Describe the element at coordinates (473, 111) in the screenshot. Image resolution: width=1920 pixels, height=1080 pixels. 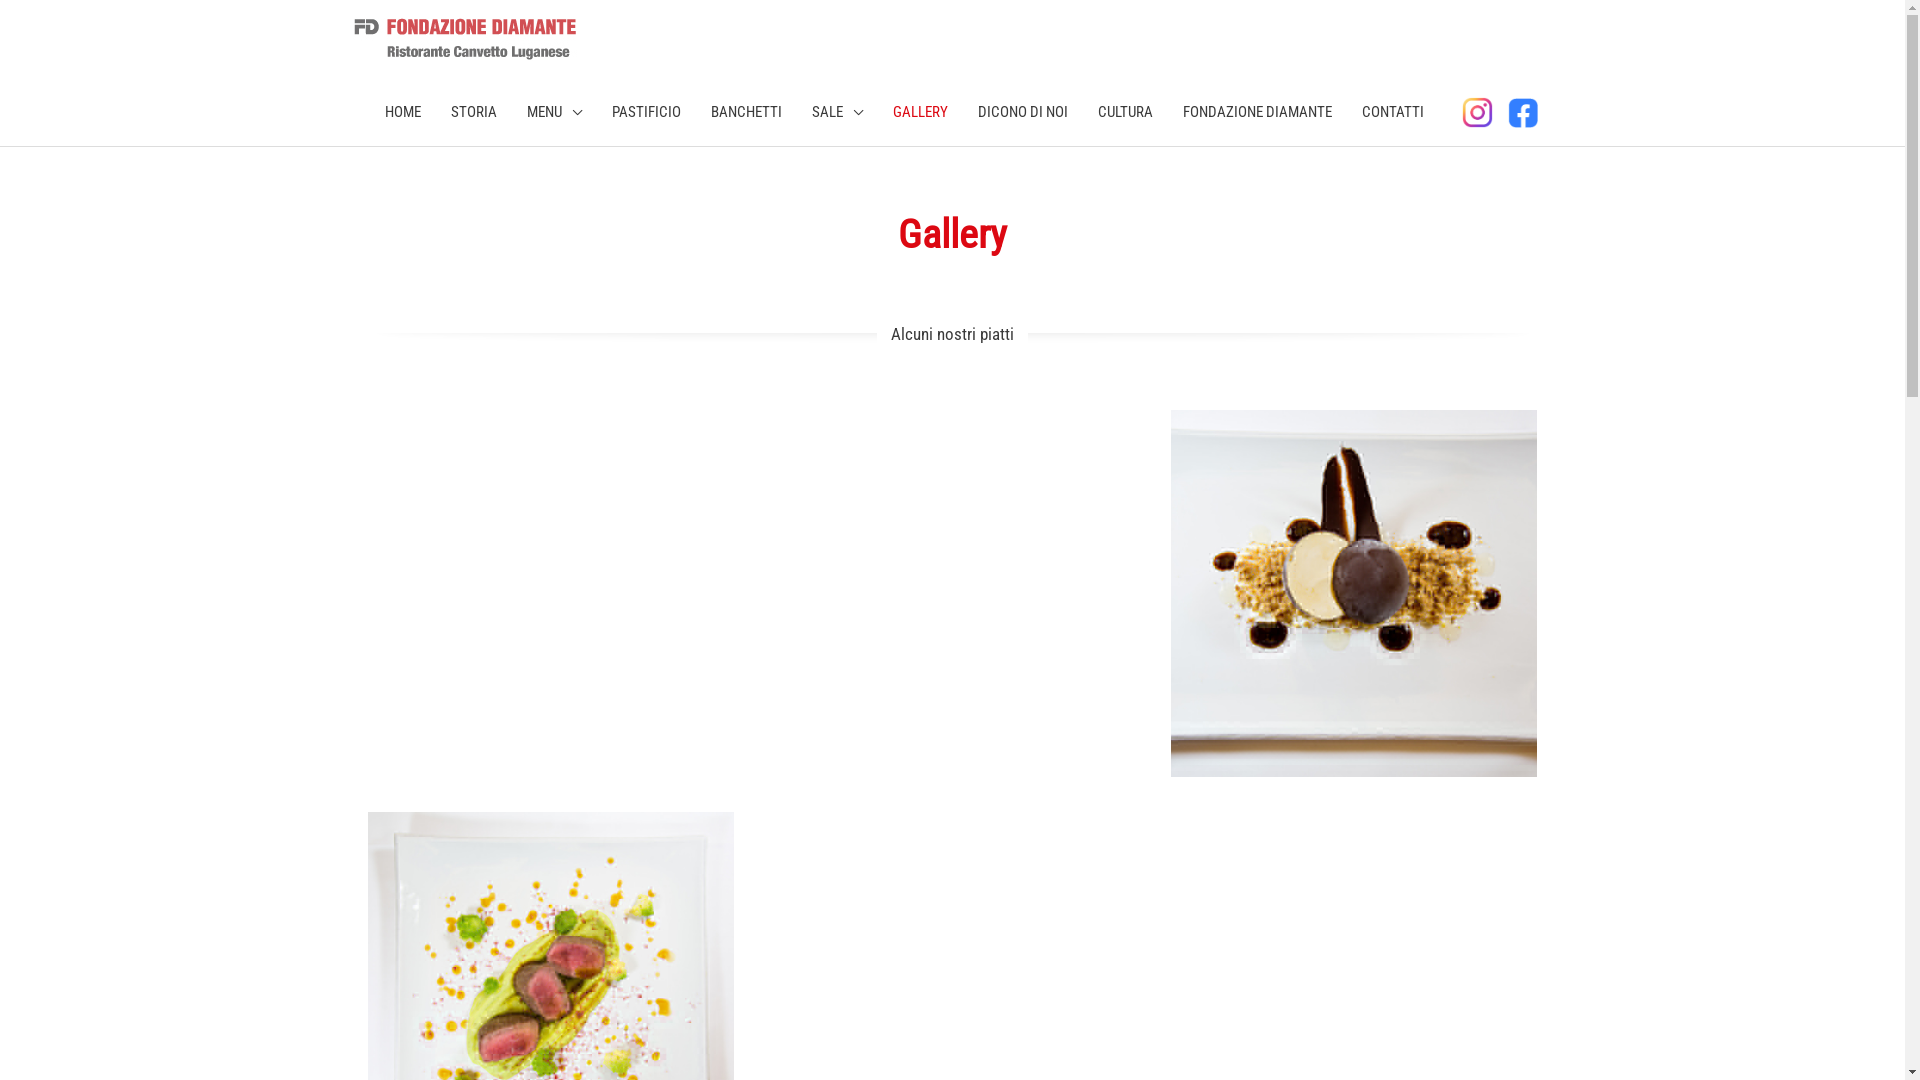
I see `'STORIA'` at that location.